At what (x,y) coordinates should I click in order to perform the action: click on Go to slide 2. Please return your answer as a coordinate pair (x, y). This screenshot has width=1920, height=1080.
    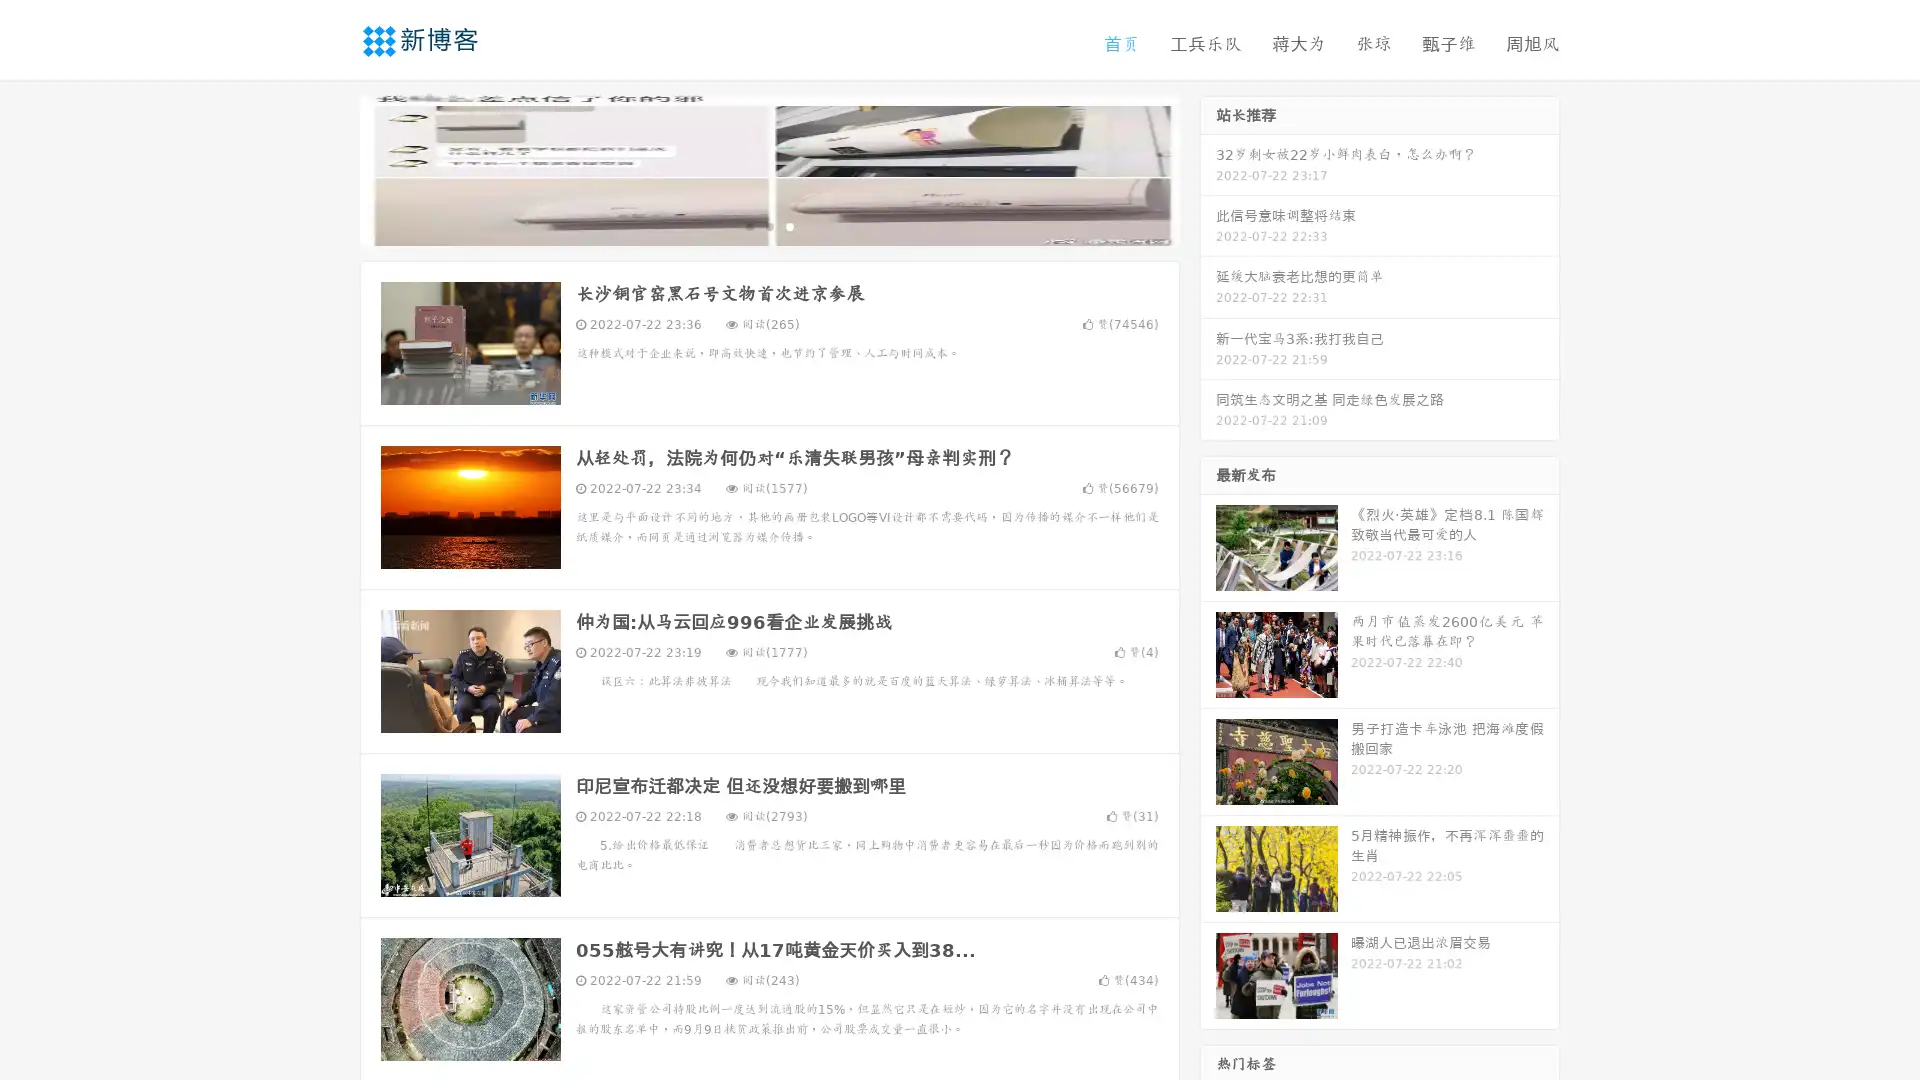
    Looking at the image, I should click on (768, 225).